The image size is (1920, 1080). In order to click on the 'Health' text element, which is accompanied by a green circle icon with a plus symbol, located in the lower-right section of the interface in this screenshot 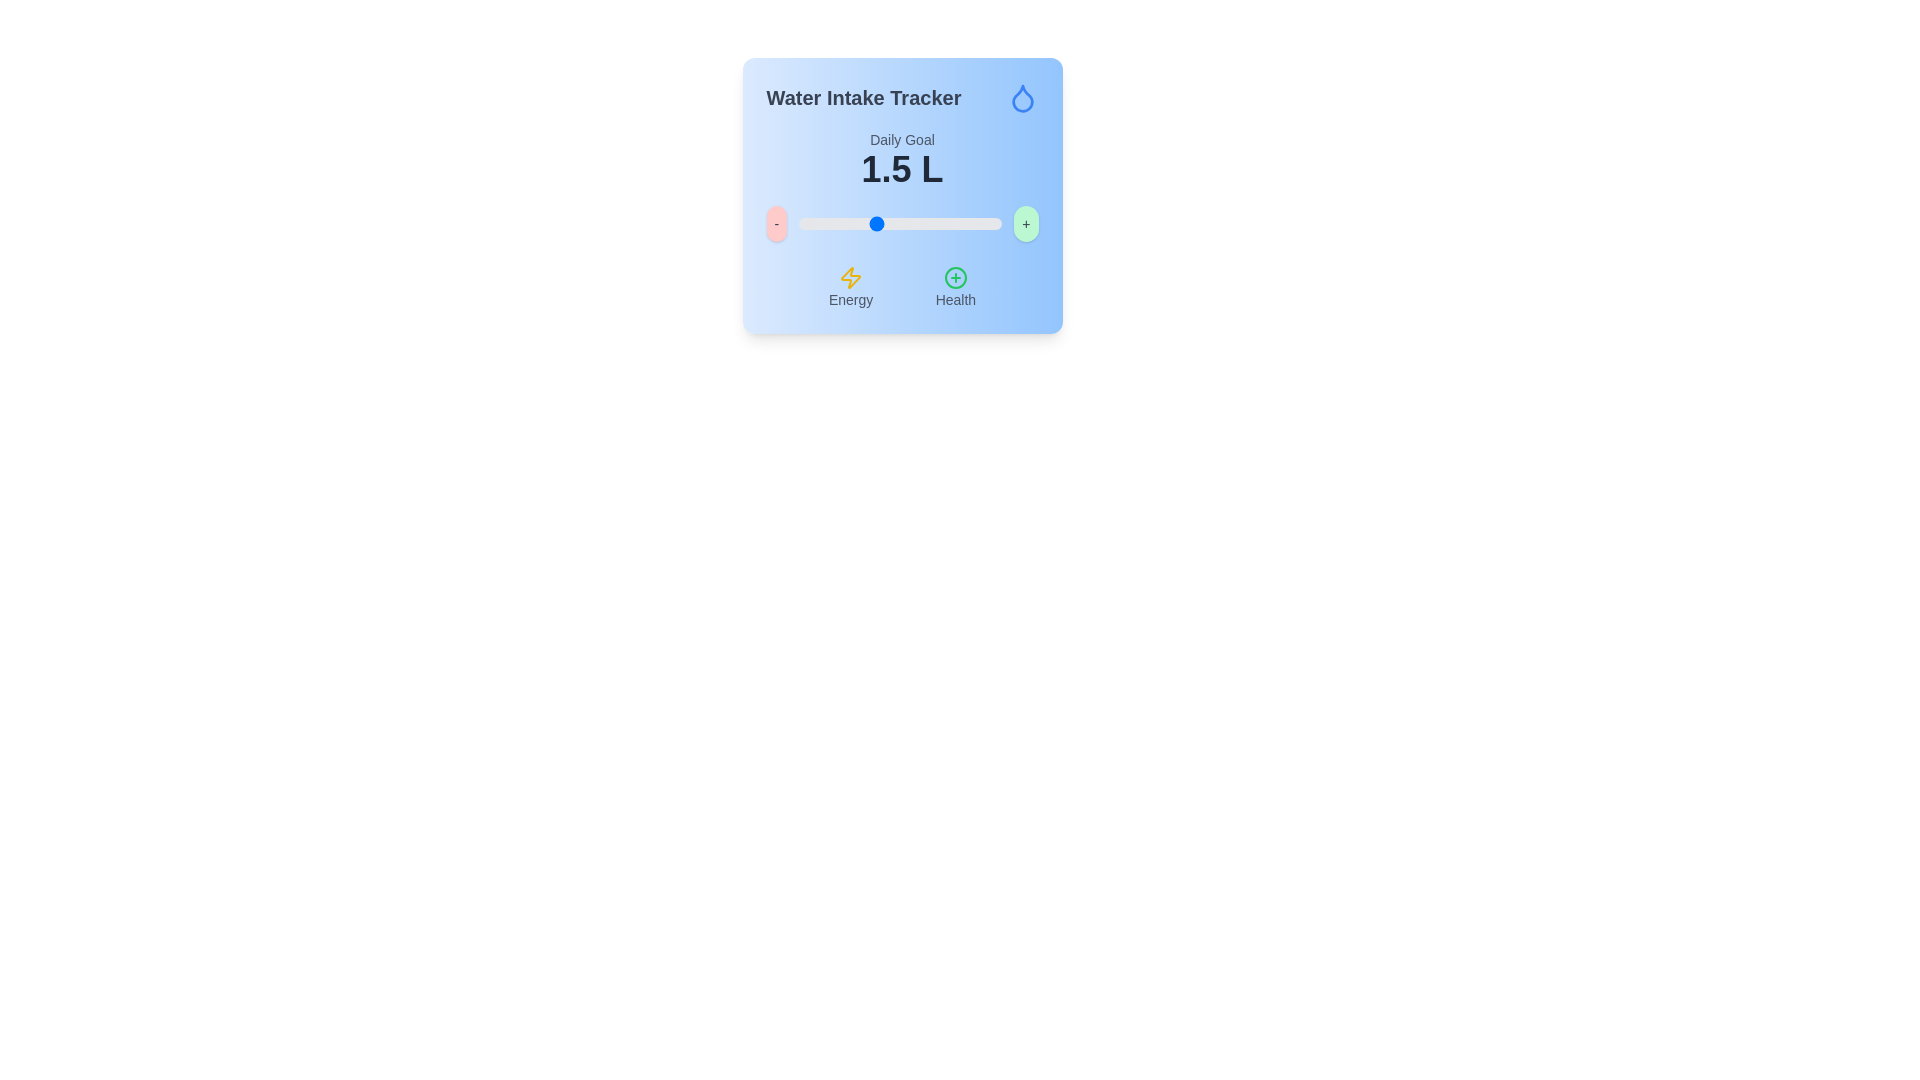, I will do `click(954, 288)`.